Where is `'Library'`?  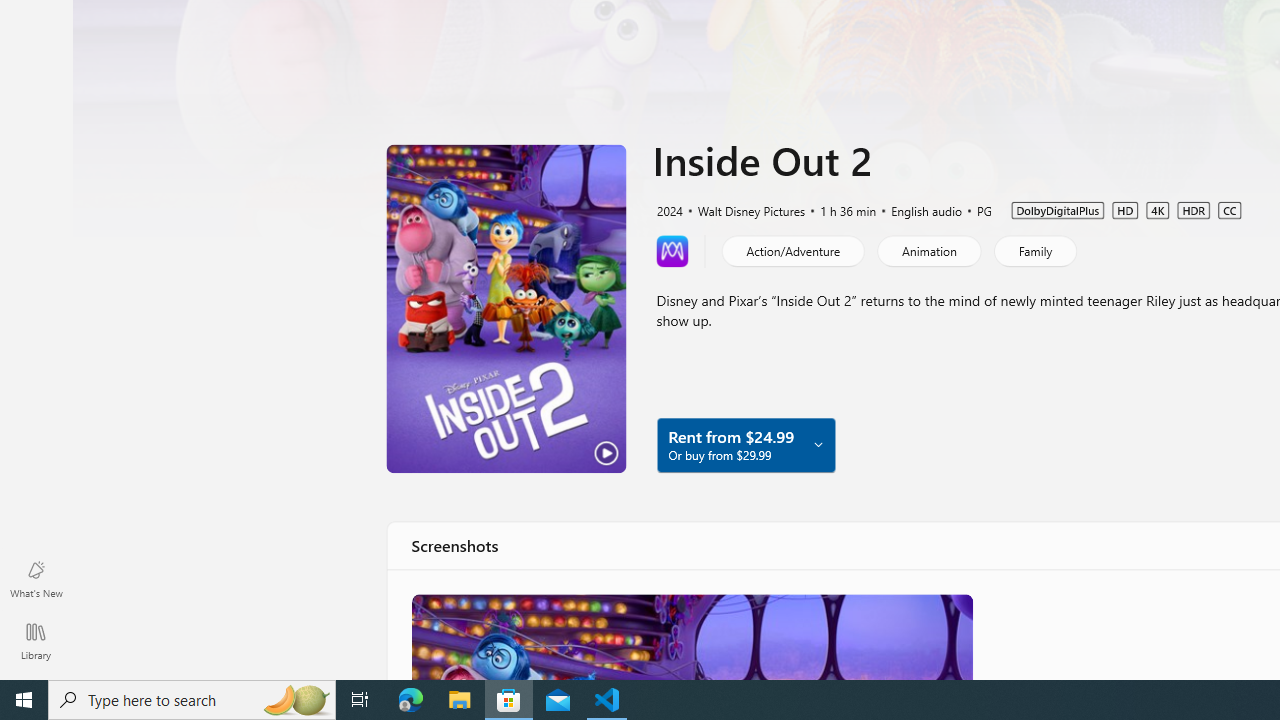 'Library' is located at coordinates (35, 640).